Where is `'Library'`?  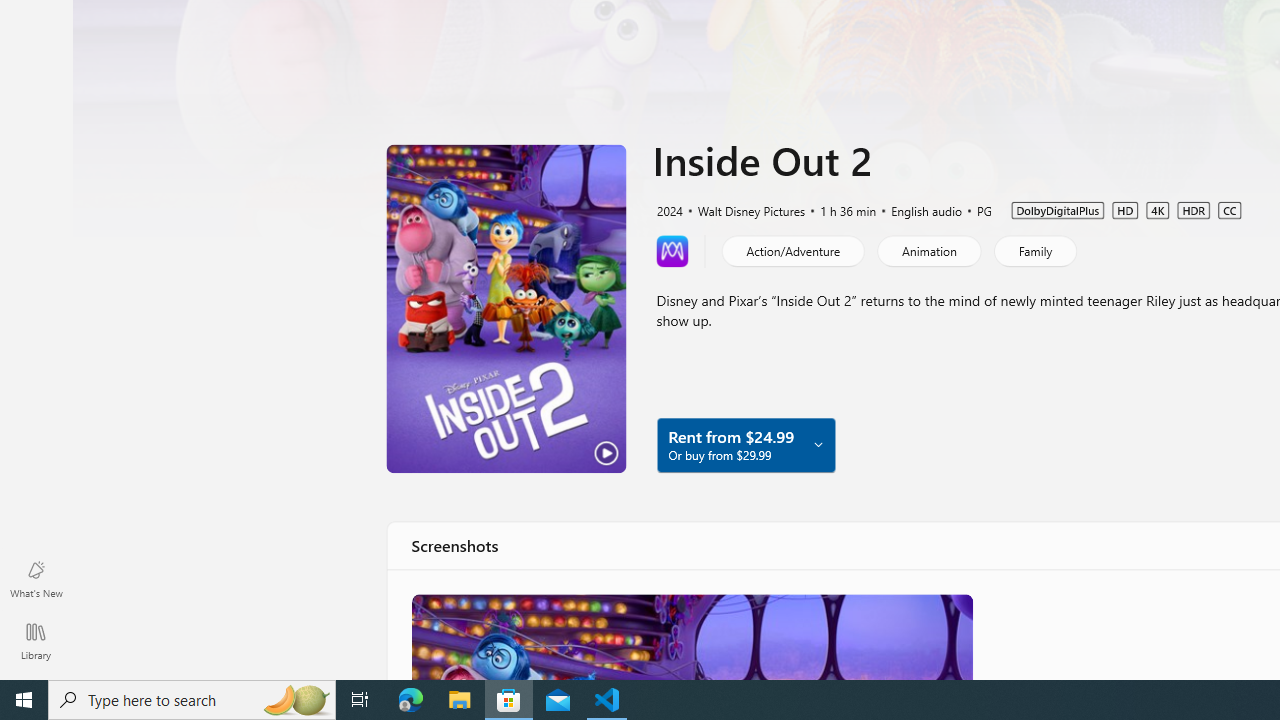 'Library' is located at coordinates (35, 640).